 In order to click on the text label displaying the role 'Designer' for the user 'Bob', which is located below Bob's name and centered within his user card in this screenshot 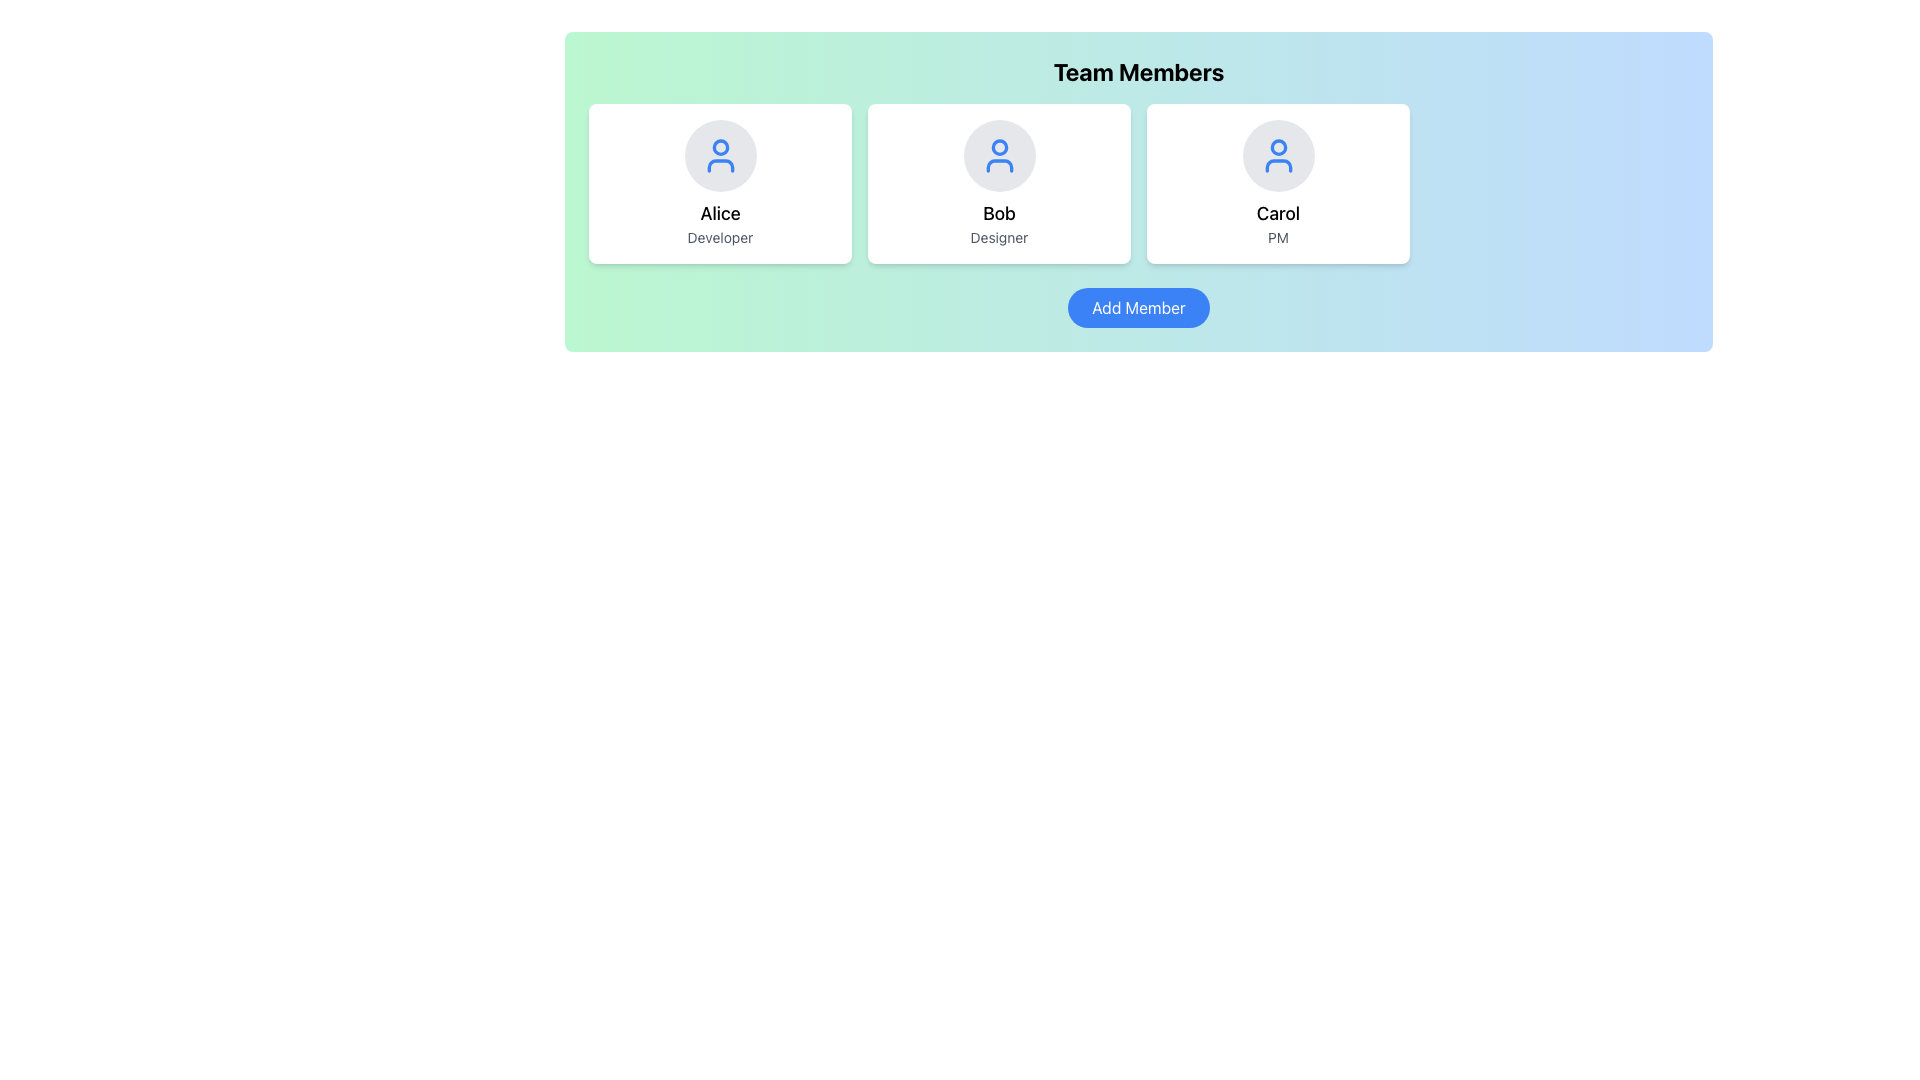, I will do `click(999, 237)`.